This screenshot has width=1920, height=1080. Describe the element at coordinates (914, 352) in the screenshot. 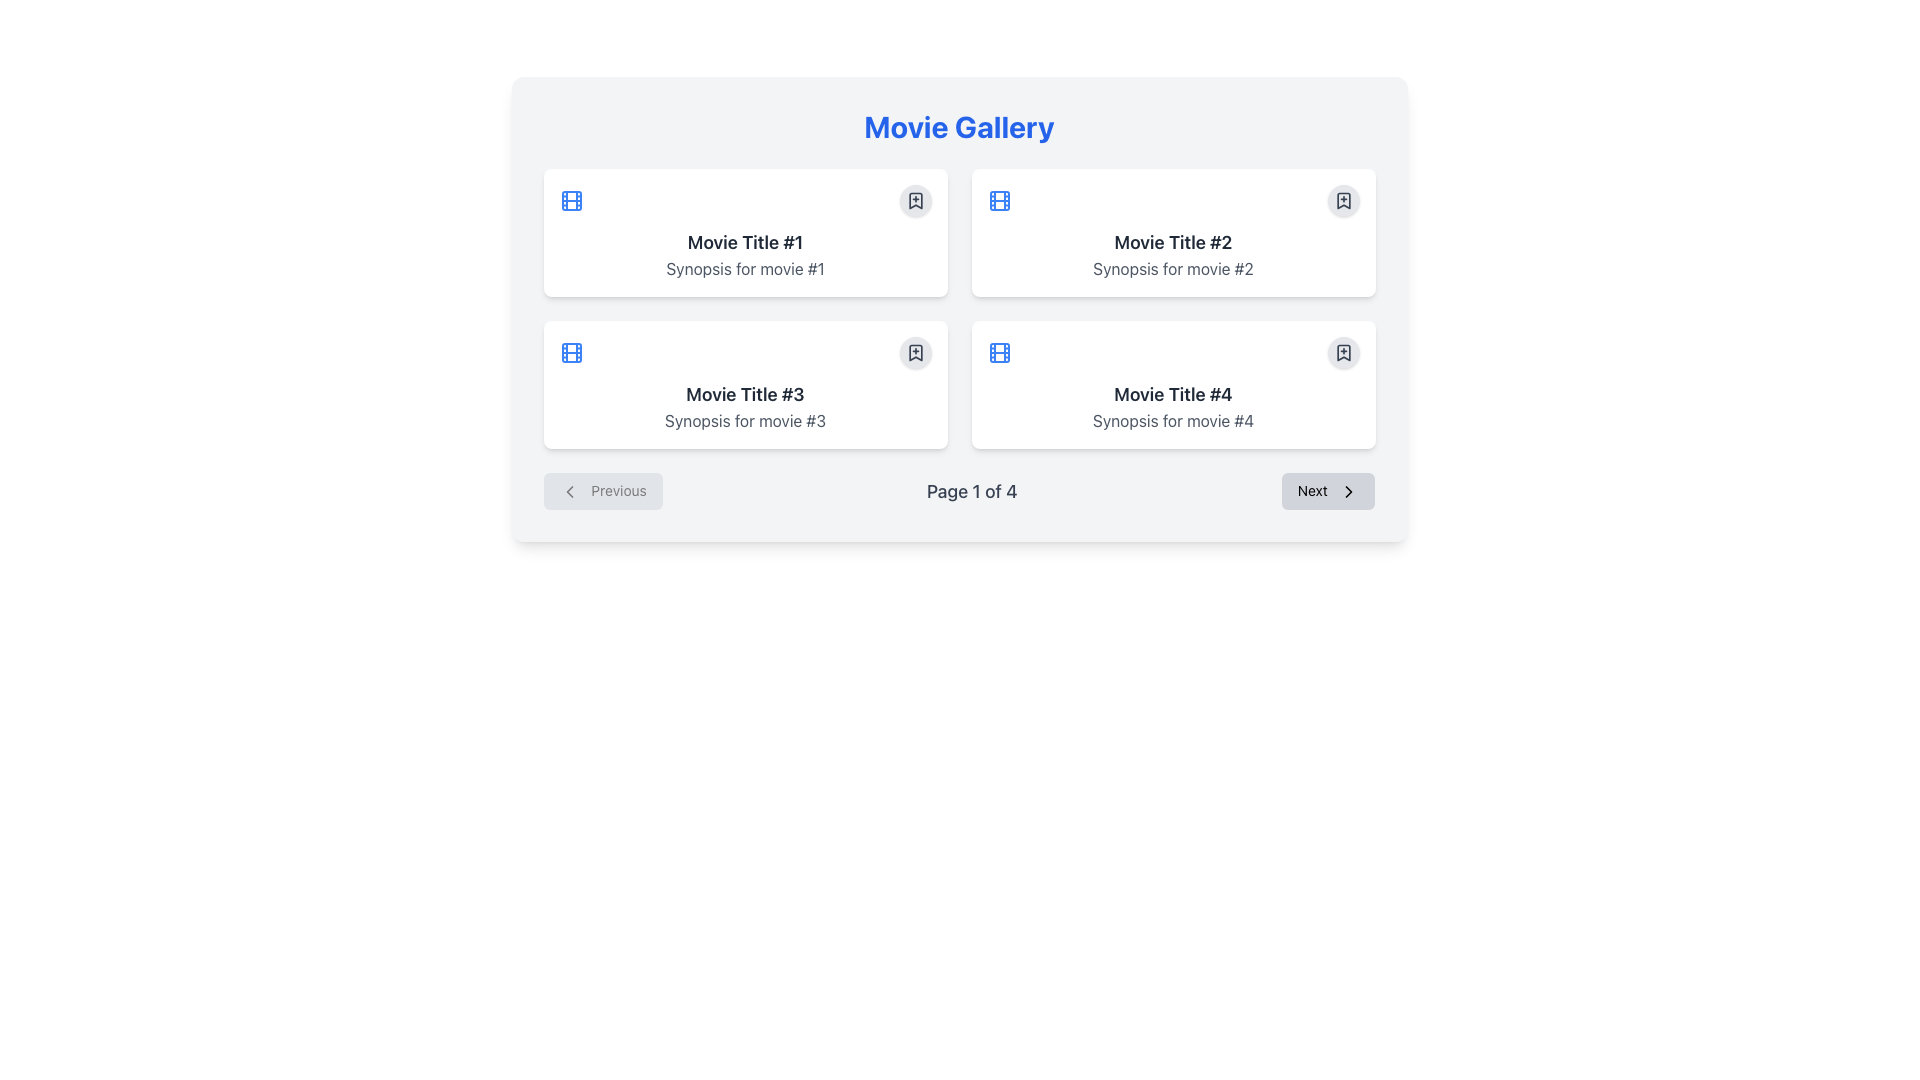

I see `the circular button with a light grey background and a plus sign inside a bookmark located in the top-right corner of the card titled 'Movie Title #3' to bookmark the movie` at that location.